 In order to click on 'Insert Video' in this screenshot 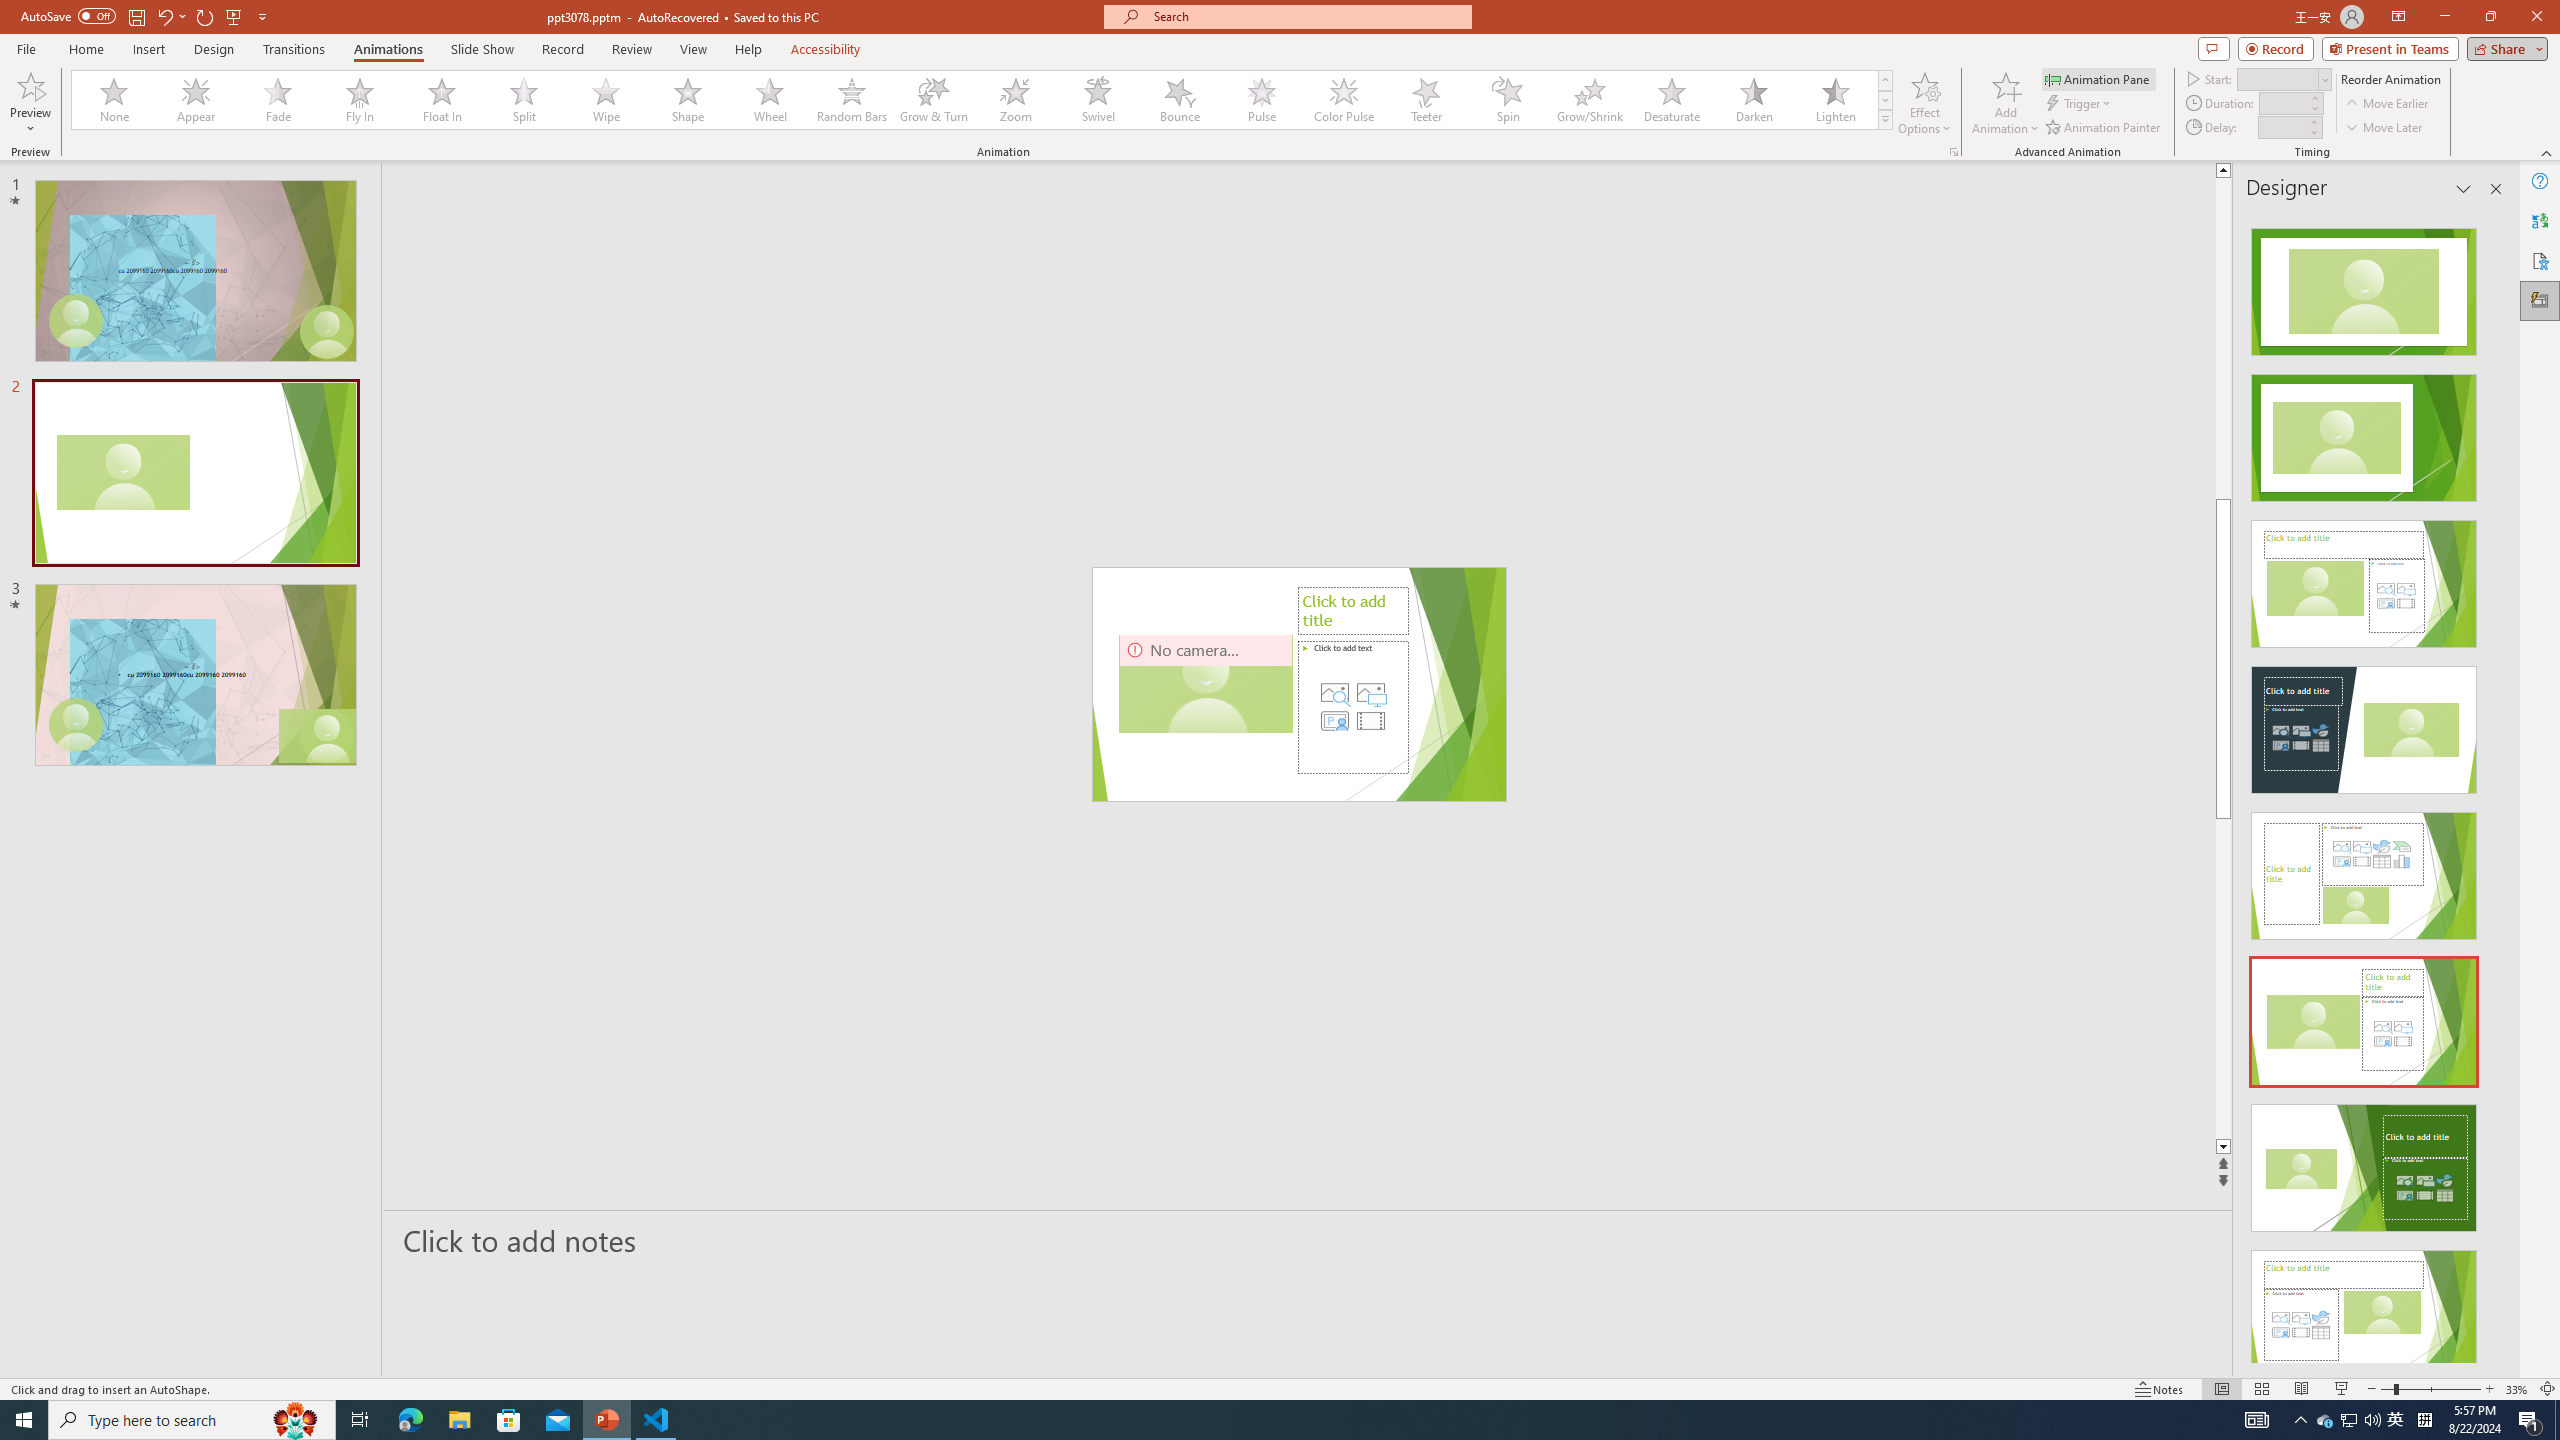, I will do `click(1369, 720)`.